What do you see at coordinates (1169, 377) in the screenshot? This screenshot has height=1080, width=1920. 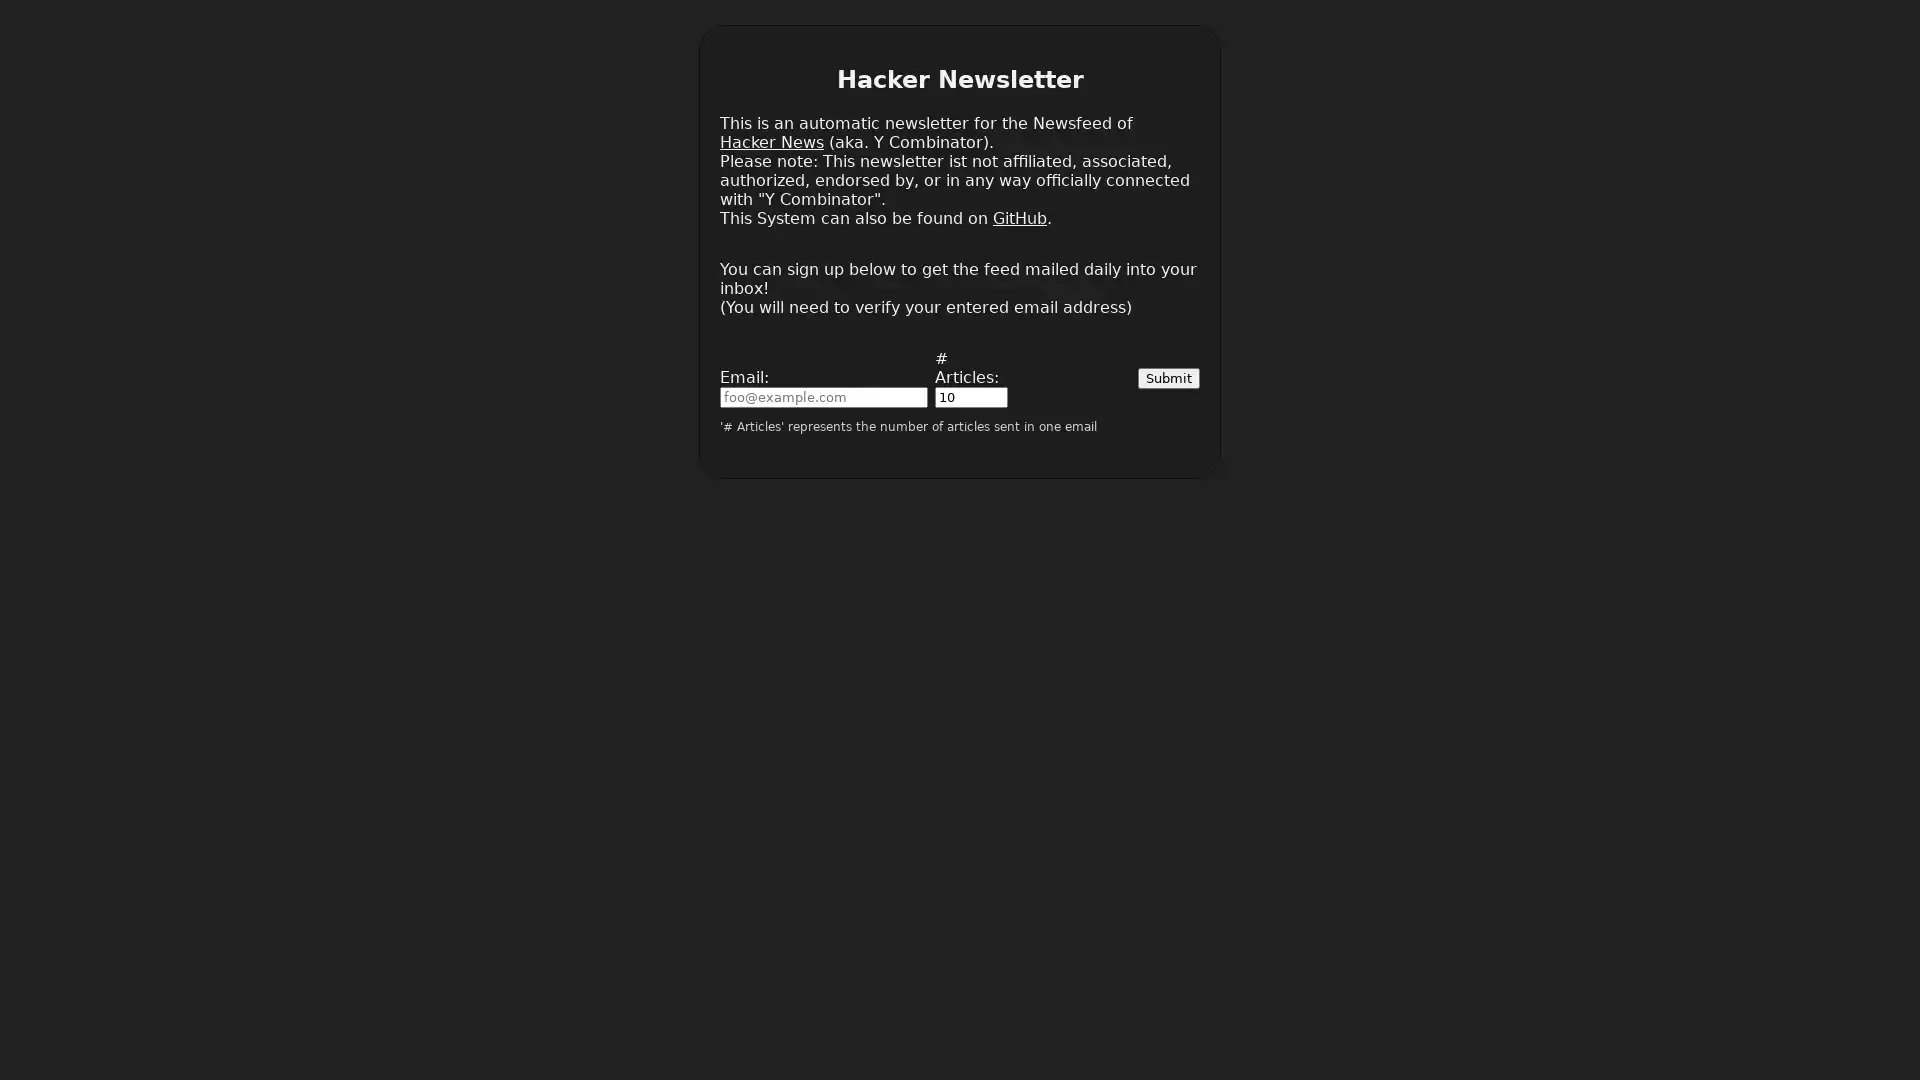 I see `Submit` at bounding box center [1169, 377].